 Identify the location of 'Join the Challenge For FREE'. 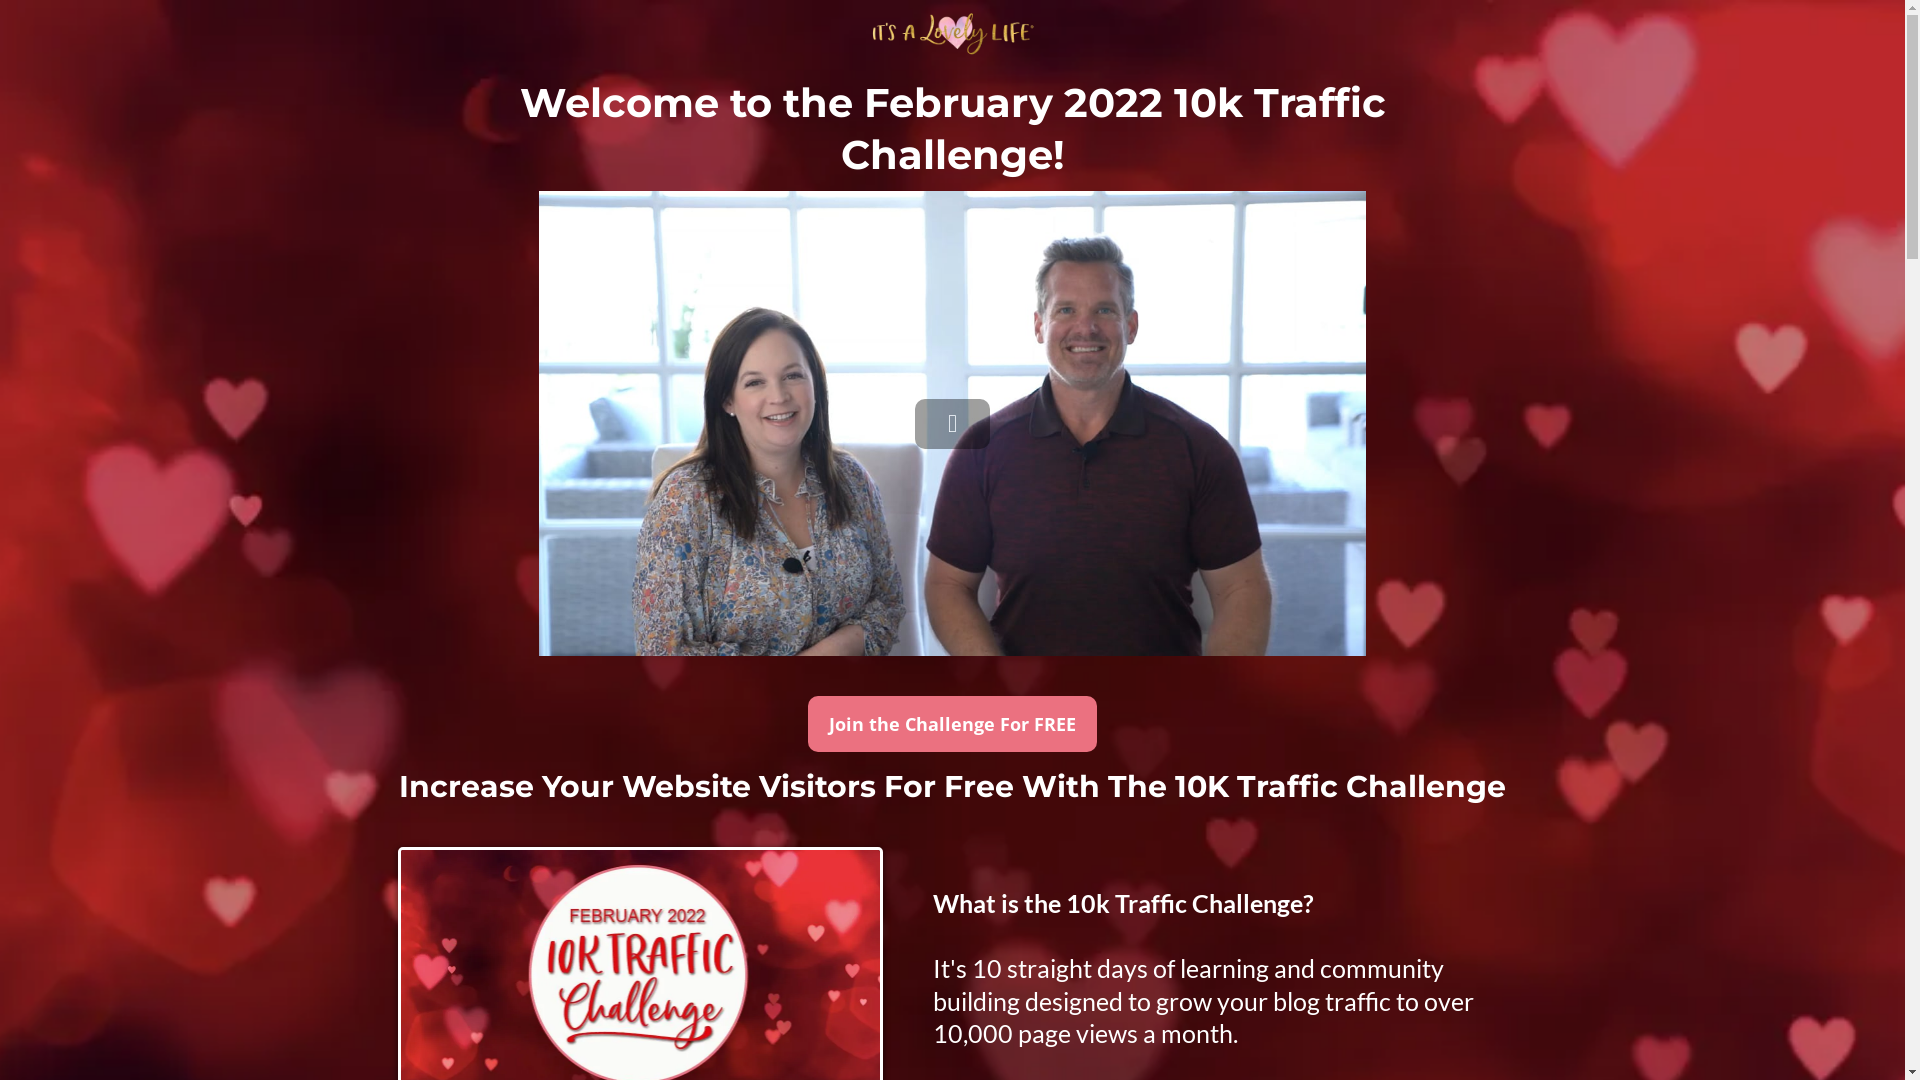
(951, 724).